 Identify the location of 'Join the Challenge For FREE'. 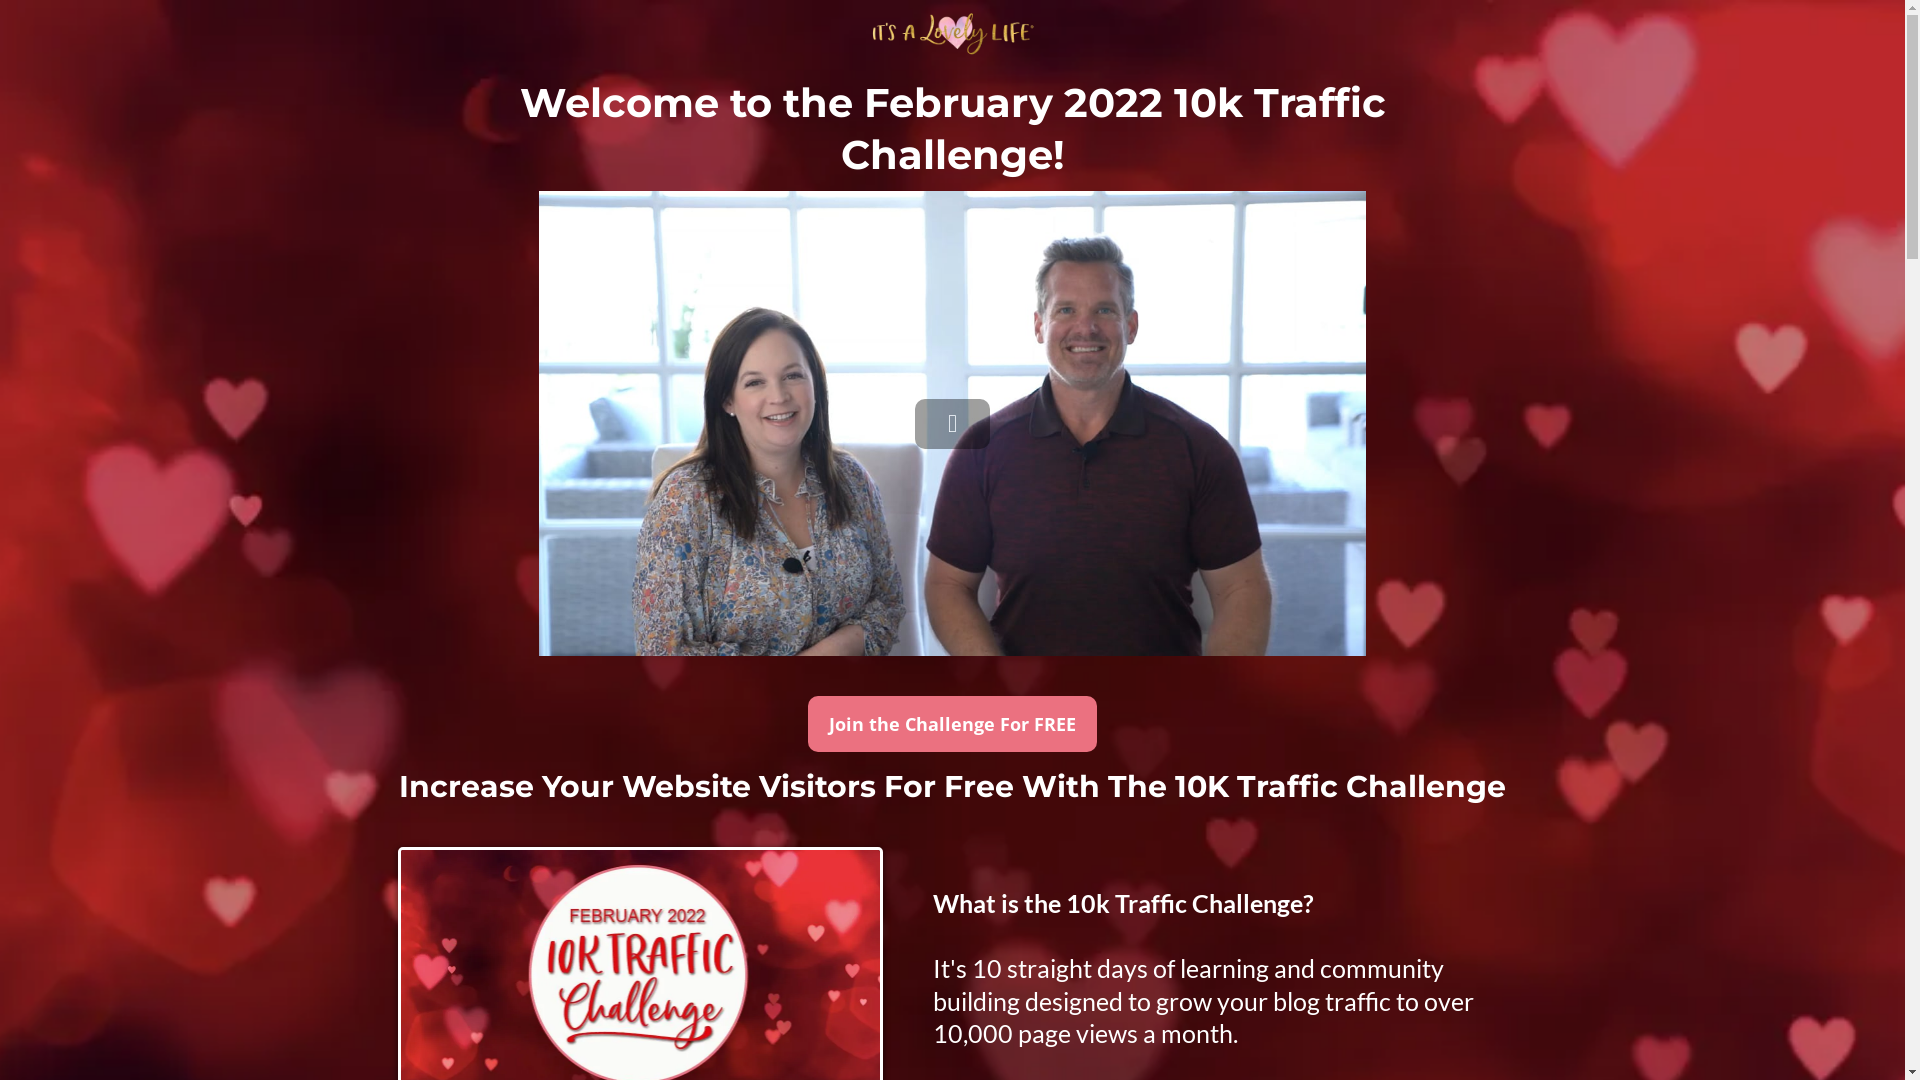
(951, 724).